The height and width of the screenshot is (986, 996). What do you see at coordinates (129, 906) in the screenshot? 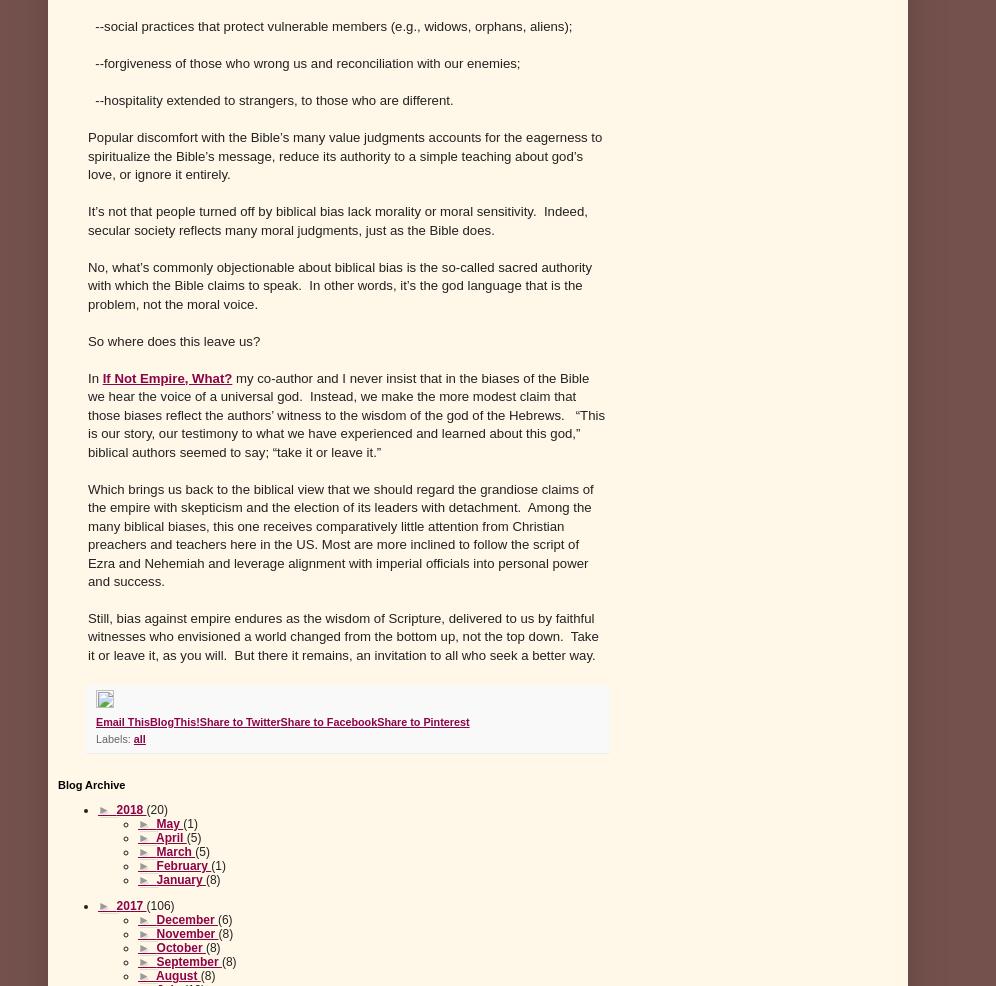
I see `'2017'` at bounding box center [129, 906].